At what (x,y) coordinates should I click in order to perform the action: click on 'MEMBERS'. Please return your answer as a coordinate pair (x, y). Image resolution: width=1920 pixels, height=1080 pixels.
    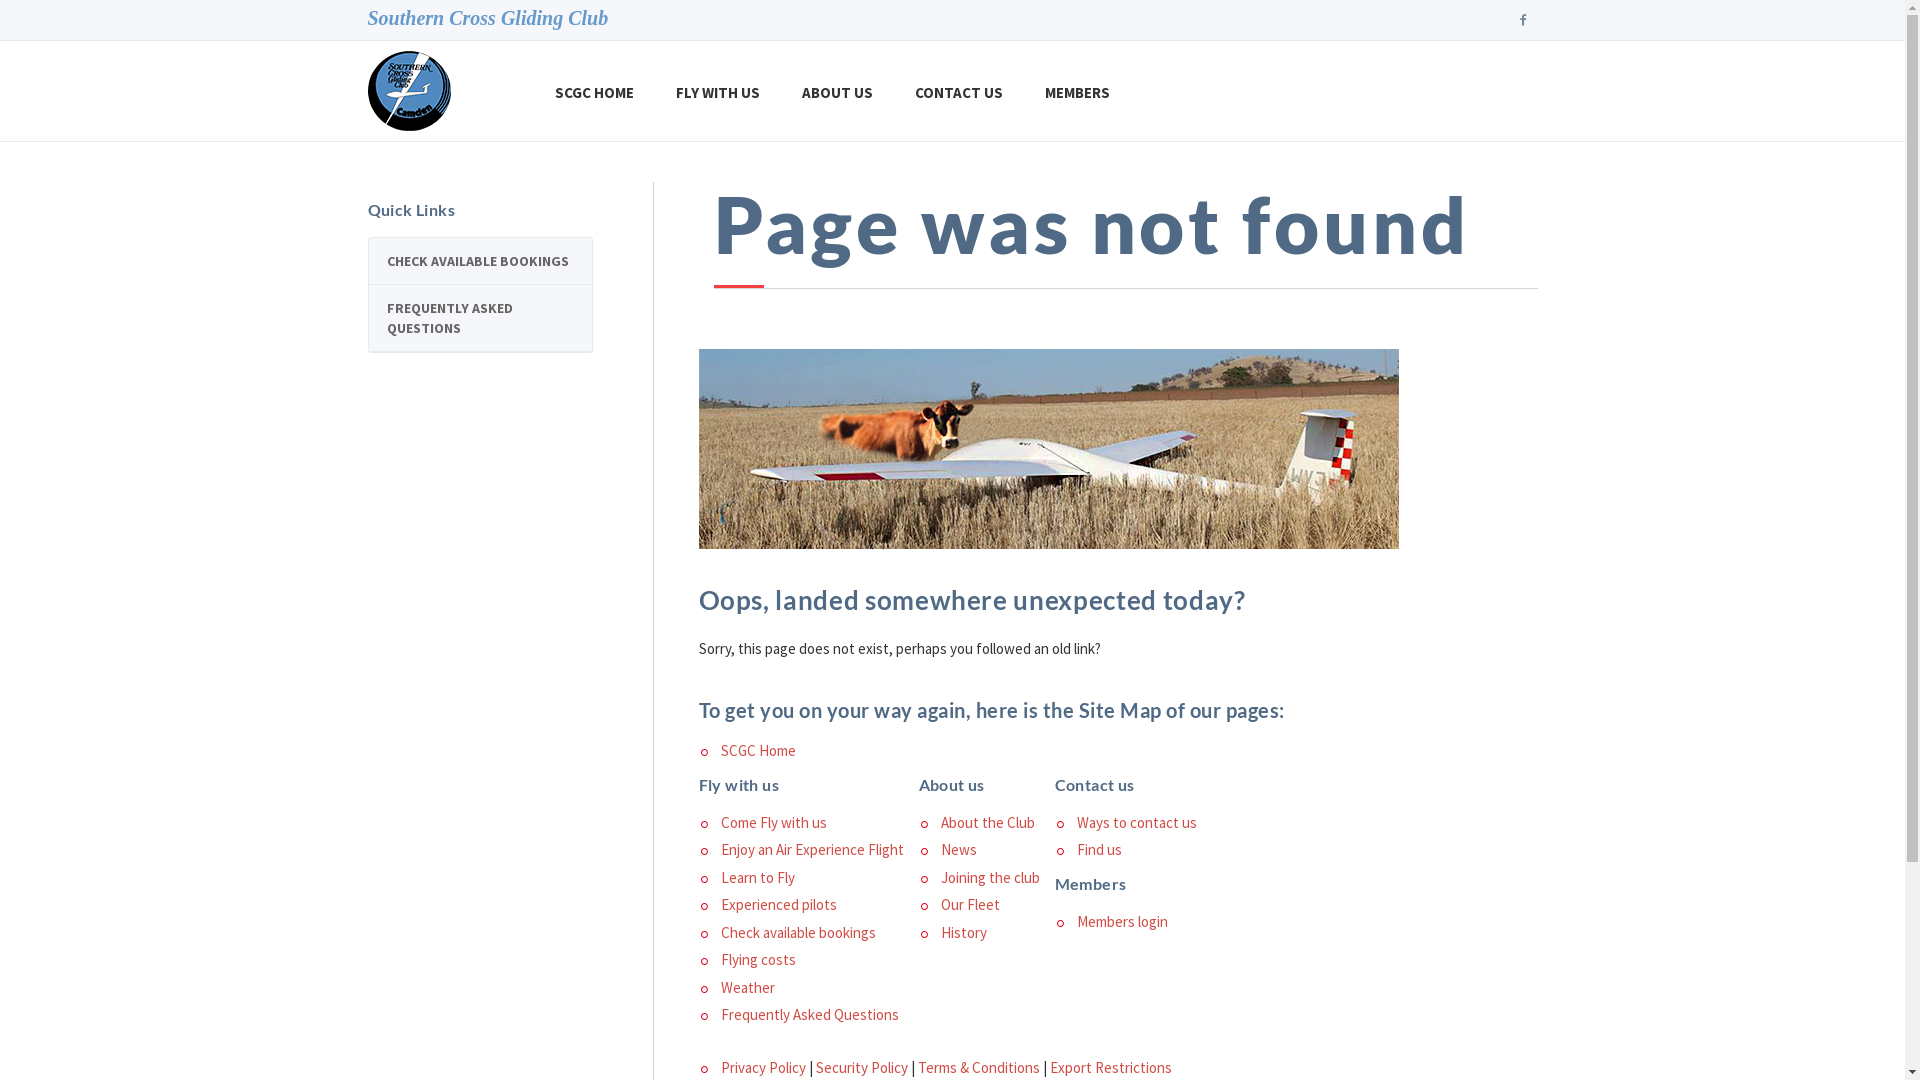
    Looking at the image, I should click on (1076, 91).